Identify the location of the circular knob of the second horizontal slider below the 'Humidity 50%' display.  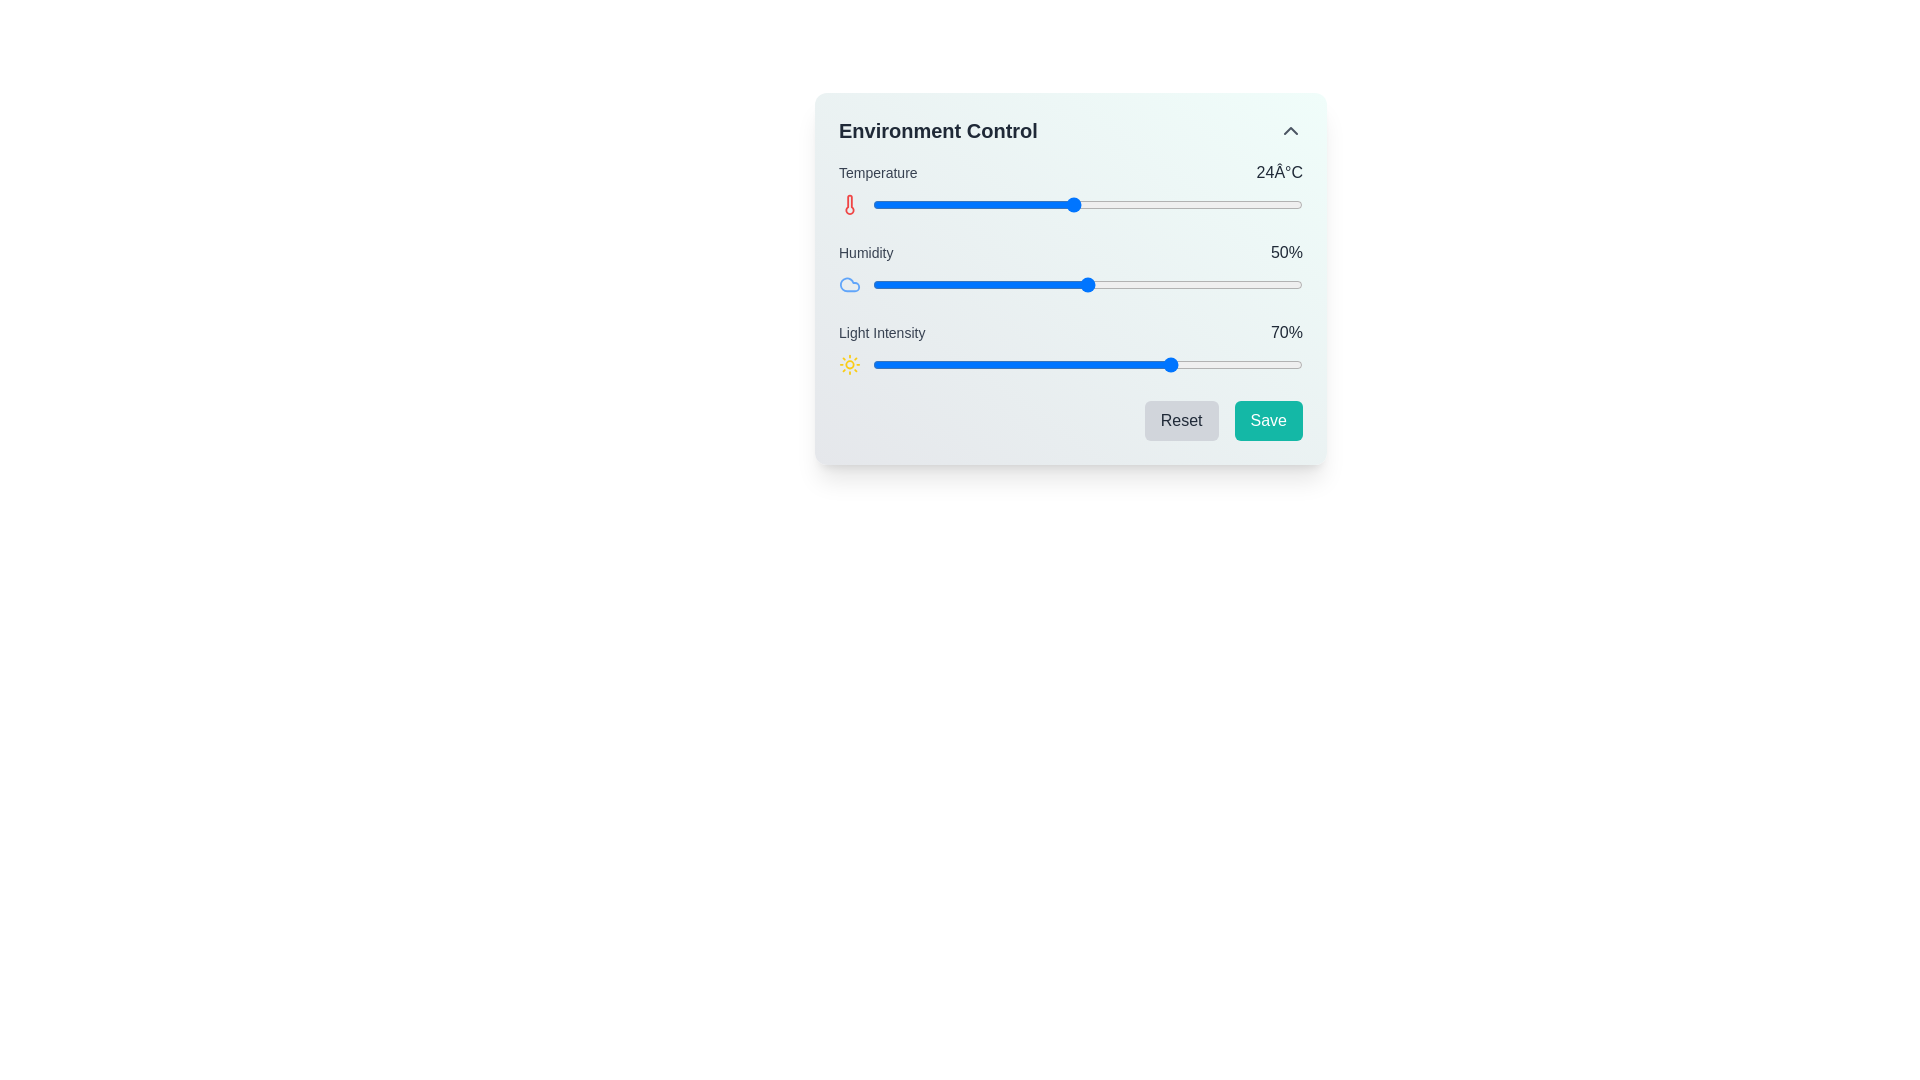
(1069, 285).